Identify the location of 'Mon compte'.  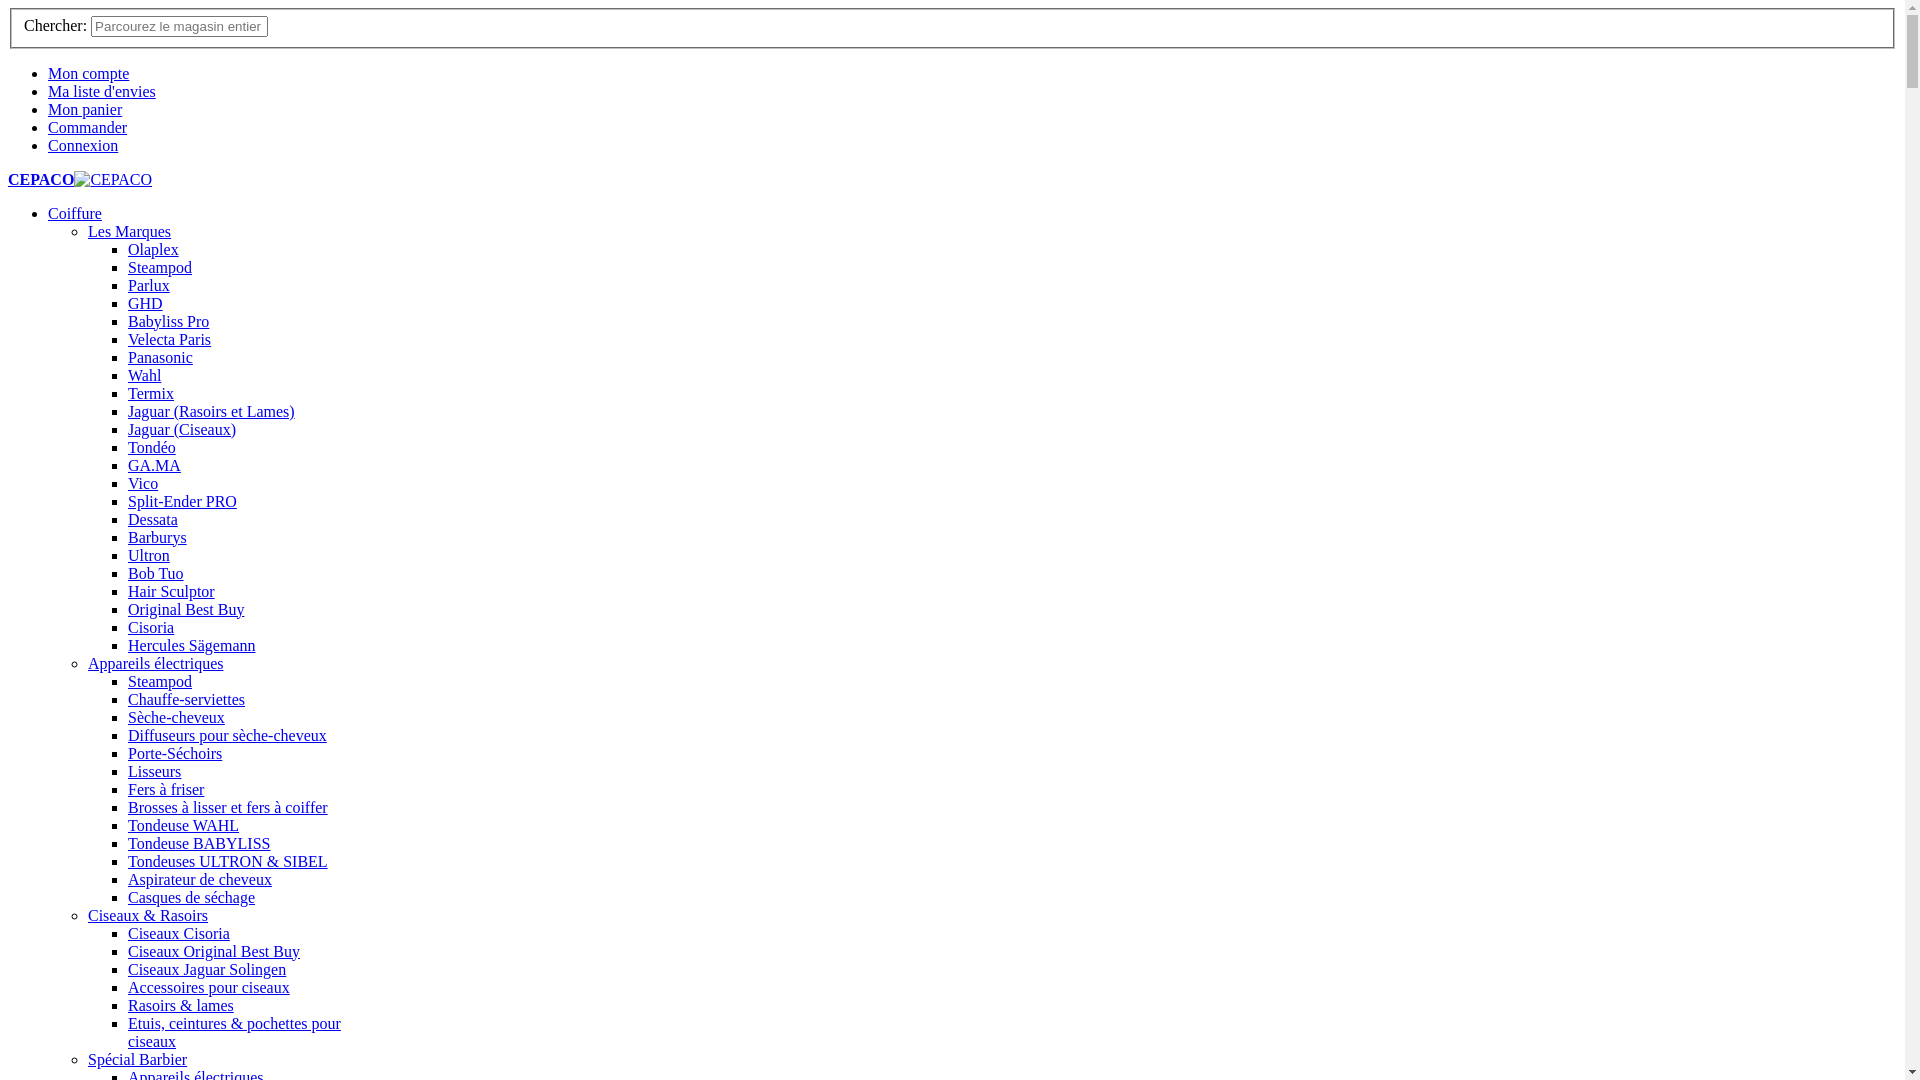
(48, 72).